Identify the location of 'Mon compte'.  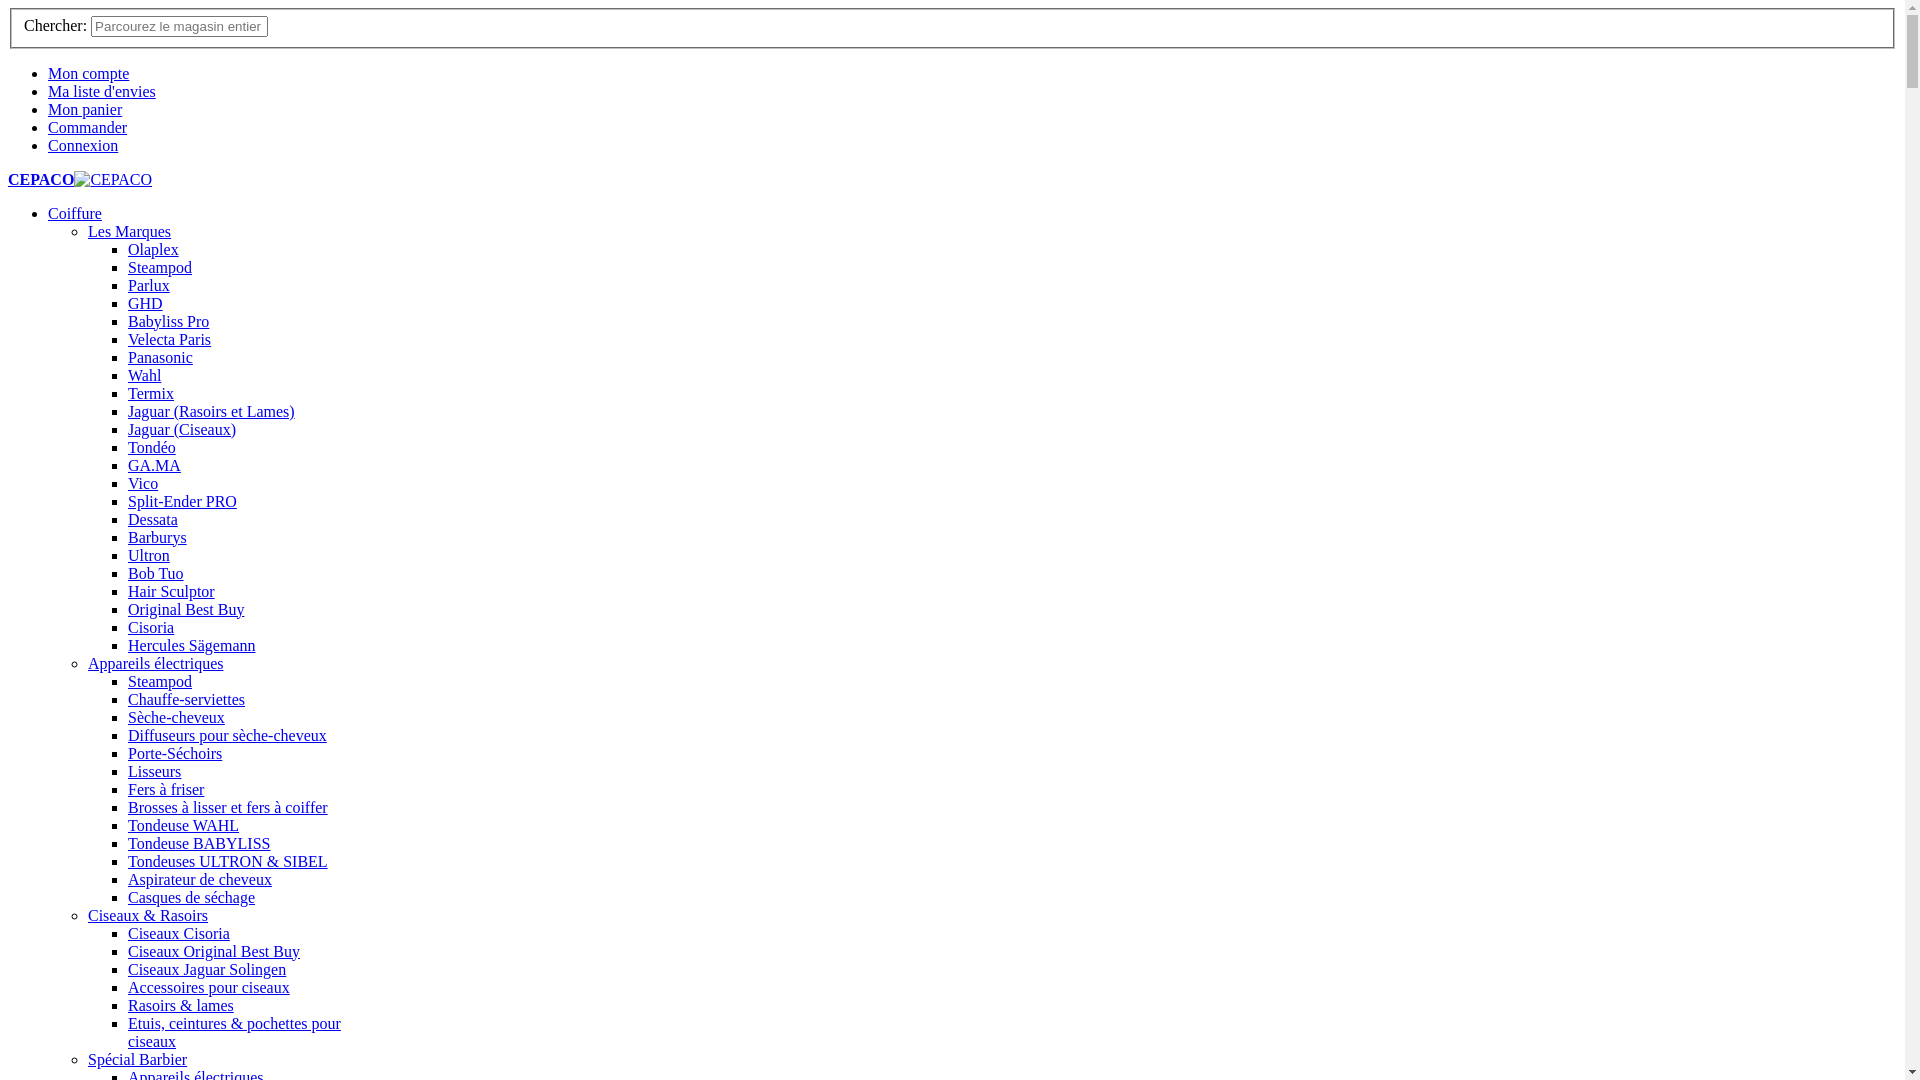
(48, 72).